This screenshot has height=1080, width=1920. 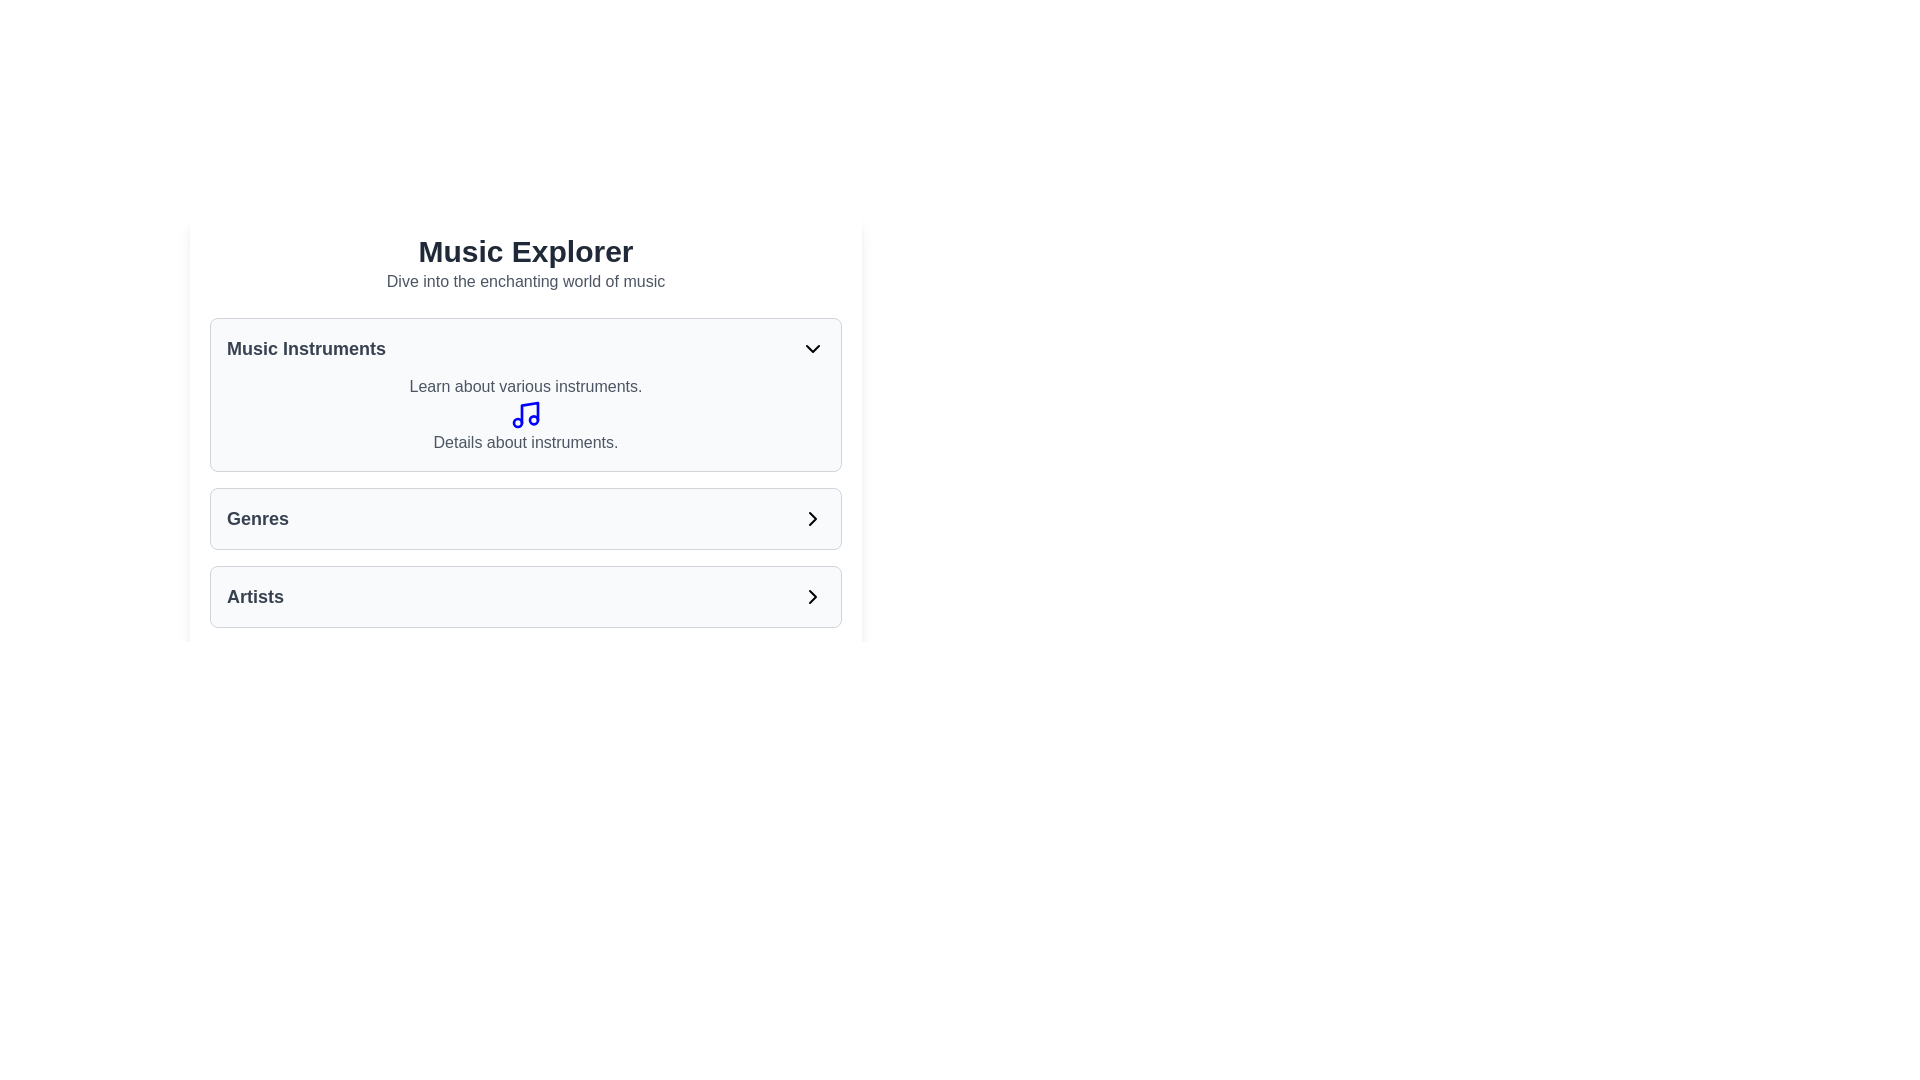 I want to click on the blue music note icon located centrally between the text lines 'Learn about various instruments.' and 'Details about instruments.' in the 'Music Instruments' section, so click(x=526, y=414).